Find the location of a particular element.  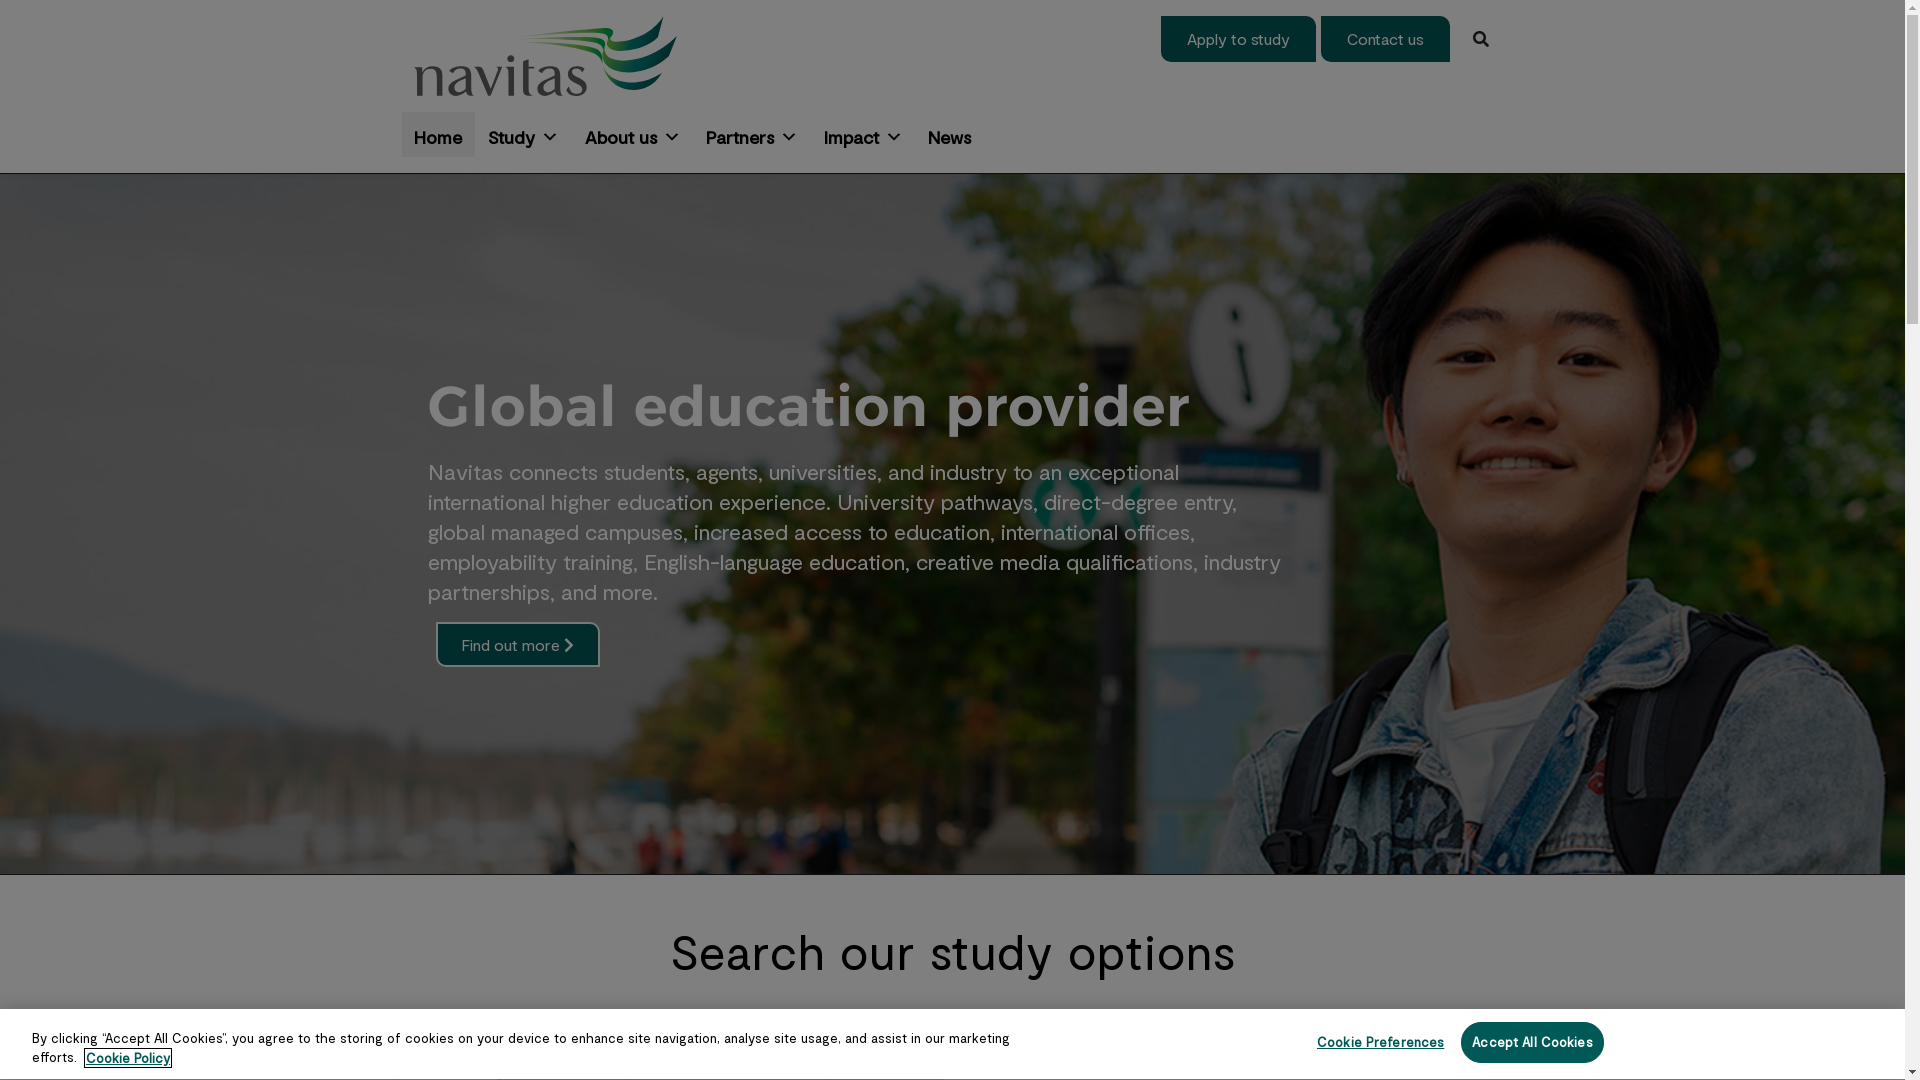

'Partners' is located at coordinates (751, 134).